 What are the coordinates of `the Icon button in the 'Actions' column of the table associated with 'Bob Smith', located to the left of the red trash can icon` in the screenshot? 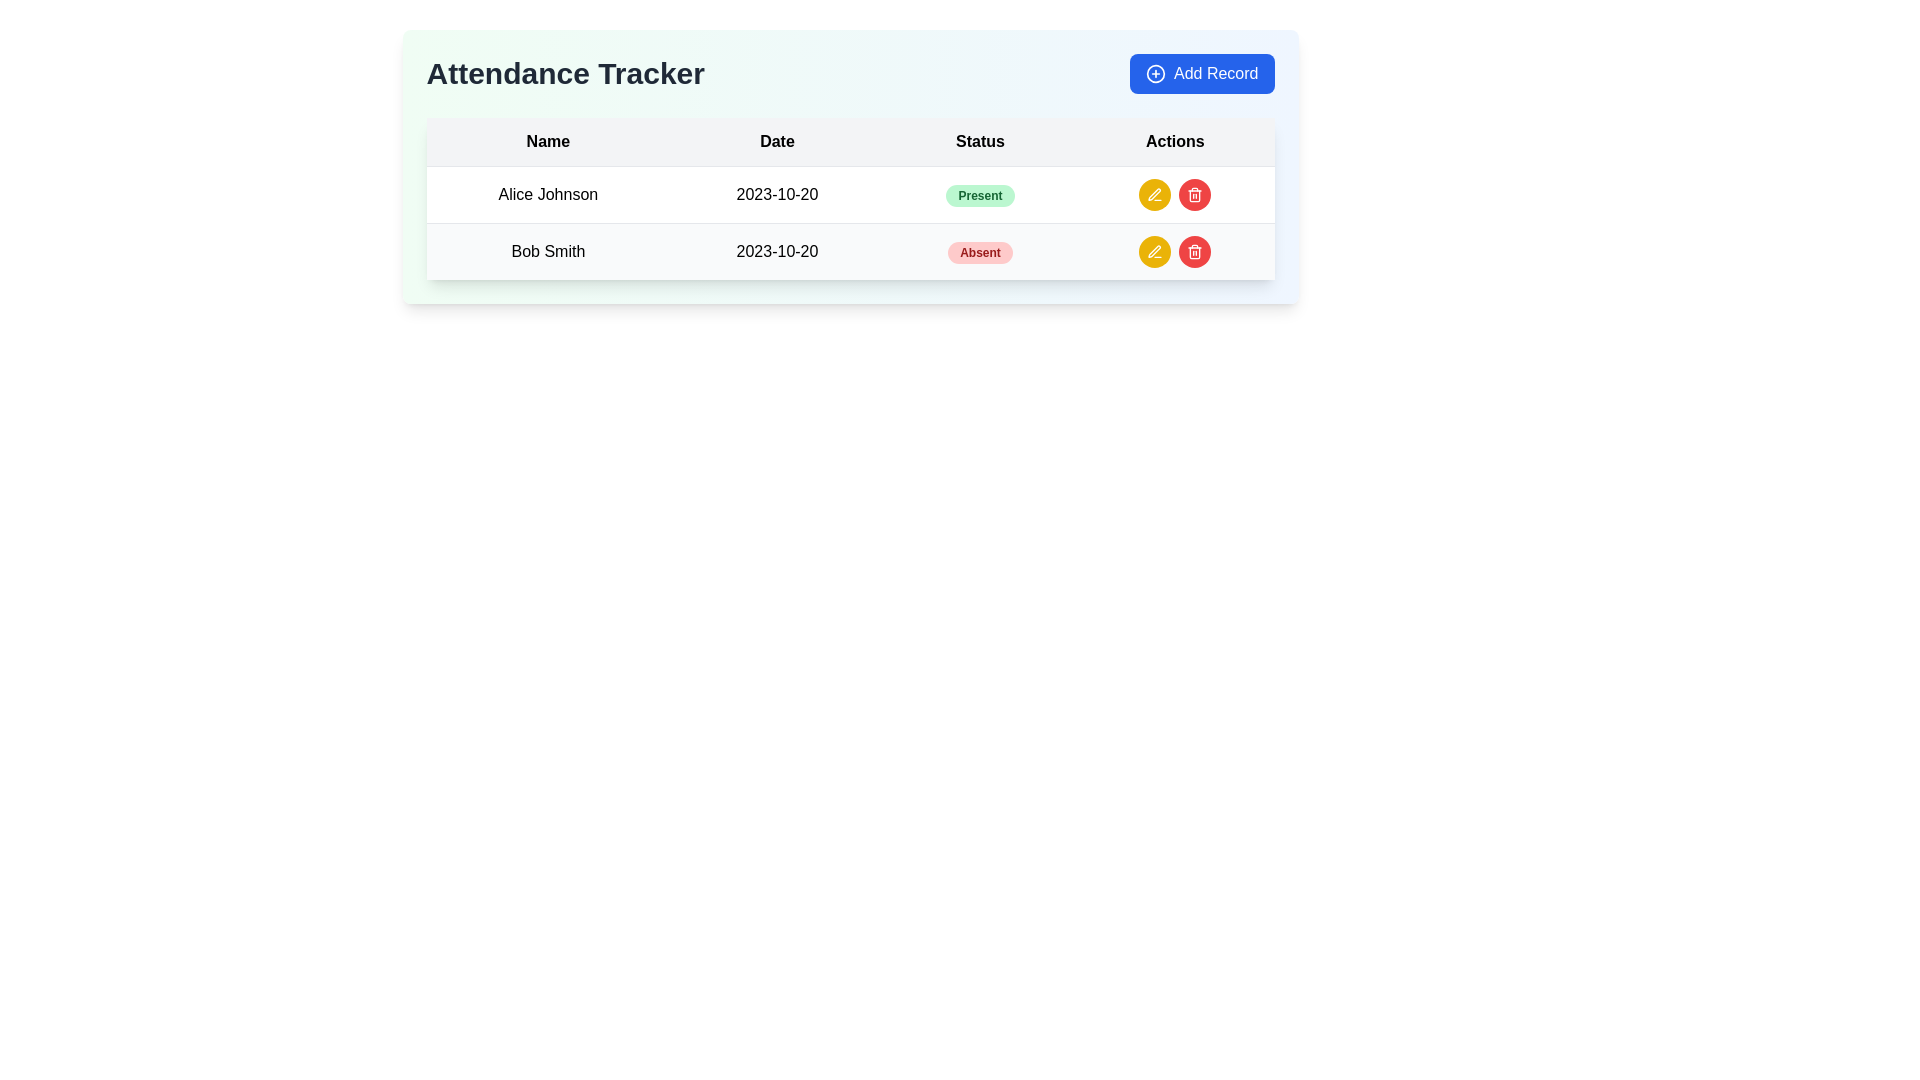 It's located at (1155, 250).